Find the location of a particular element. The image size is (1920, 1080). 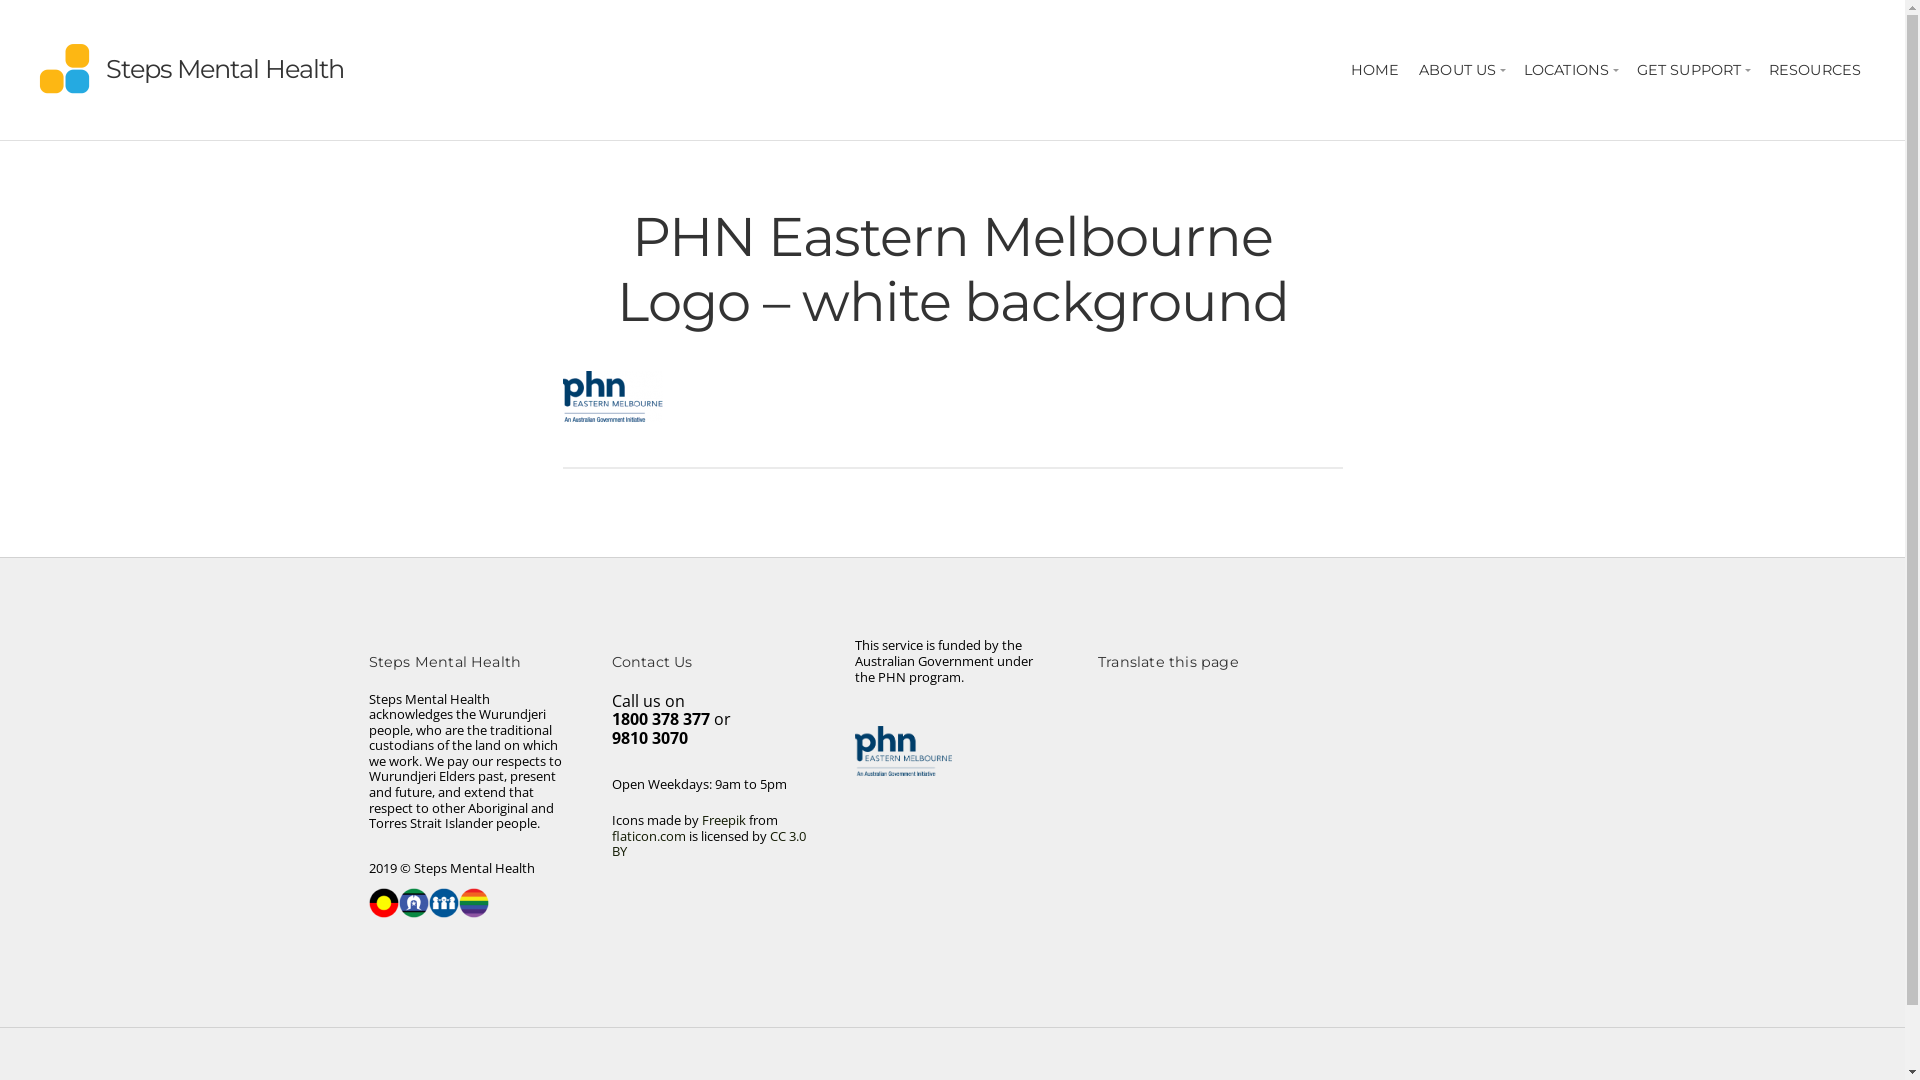

'CC 3.0 BY' is located at coordinates (709, 844).